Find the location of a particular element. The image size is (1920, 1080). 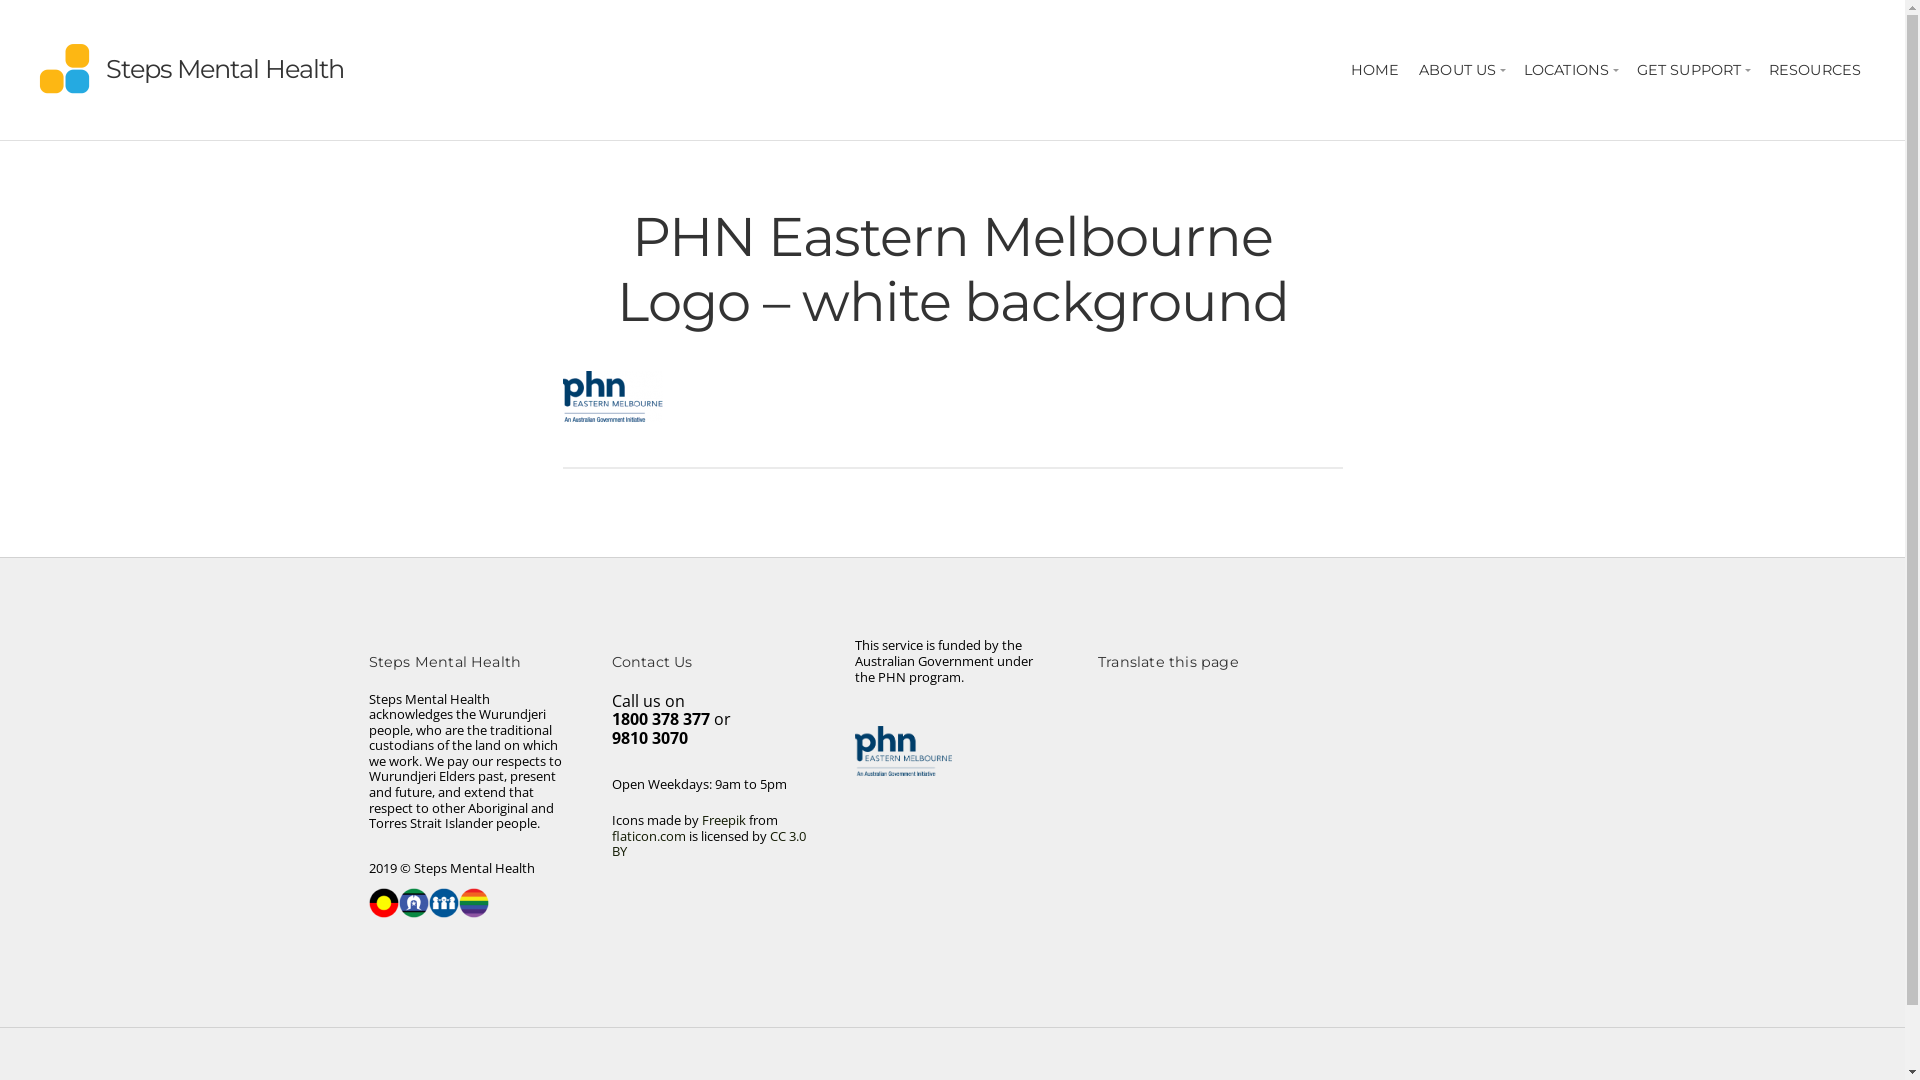

'CC 3.0 BY' is located at coordinates (709, 844).